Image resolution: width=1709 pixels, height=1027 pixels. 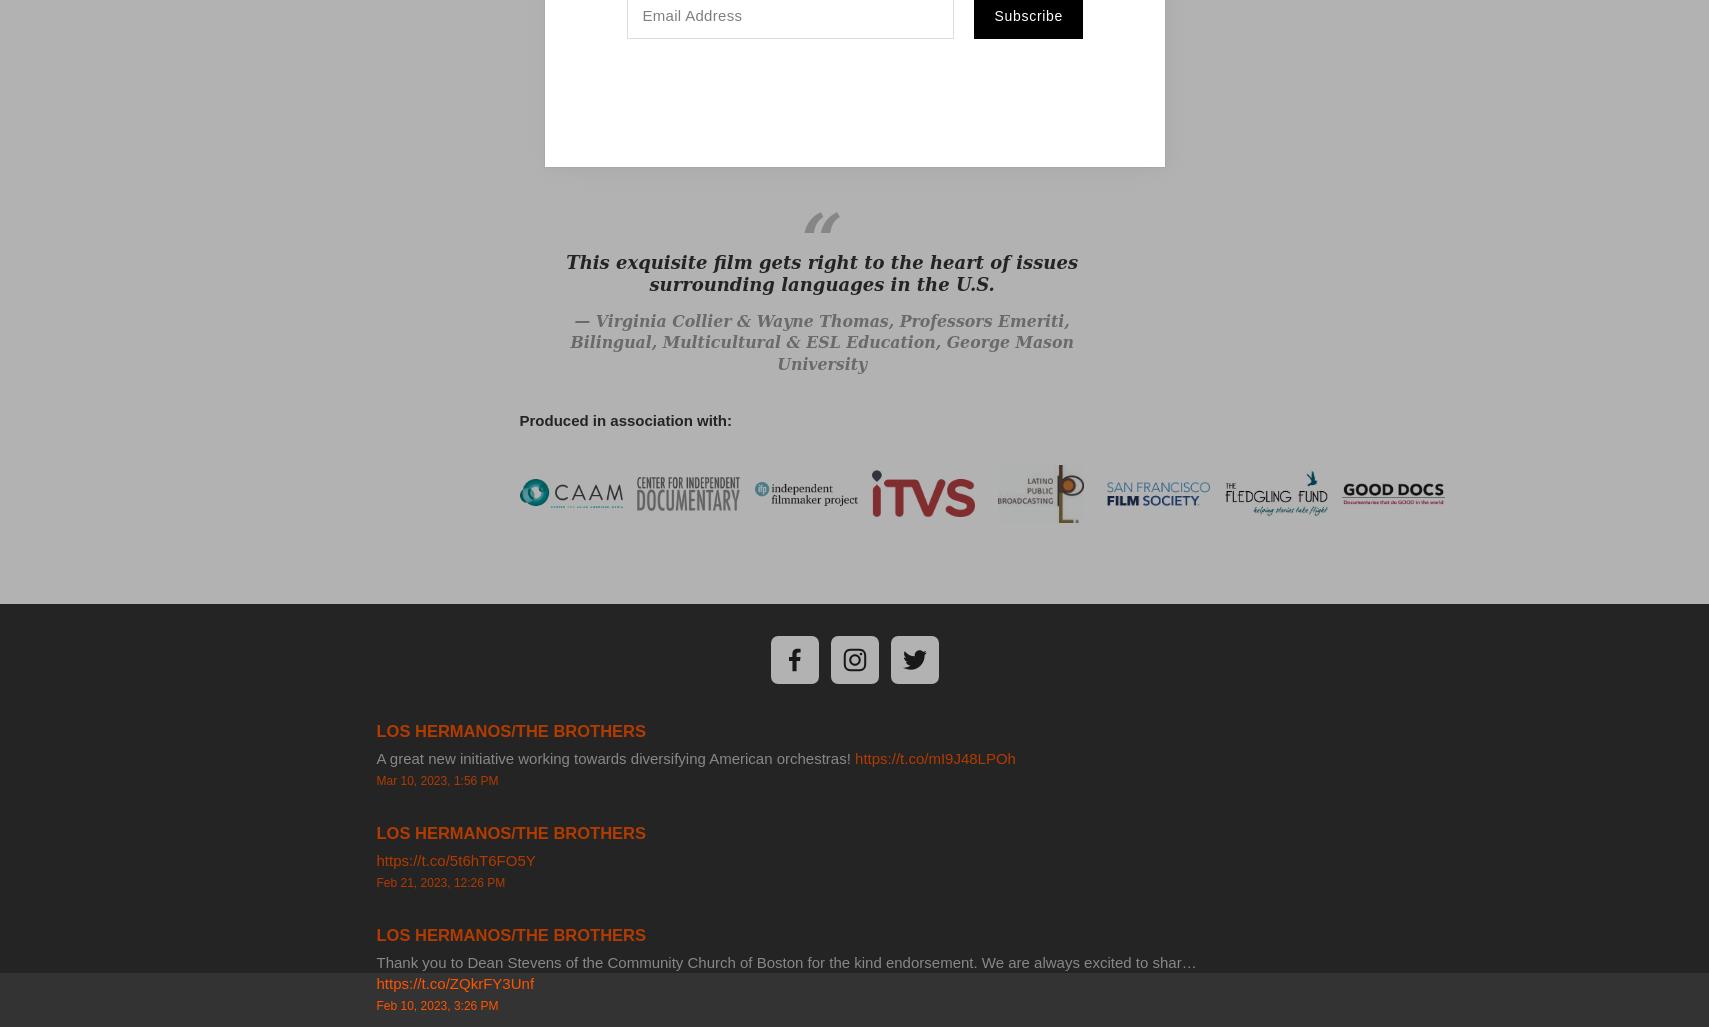 I want to click on 'Produced in association with:', so click(x=518, y=418).